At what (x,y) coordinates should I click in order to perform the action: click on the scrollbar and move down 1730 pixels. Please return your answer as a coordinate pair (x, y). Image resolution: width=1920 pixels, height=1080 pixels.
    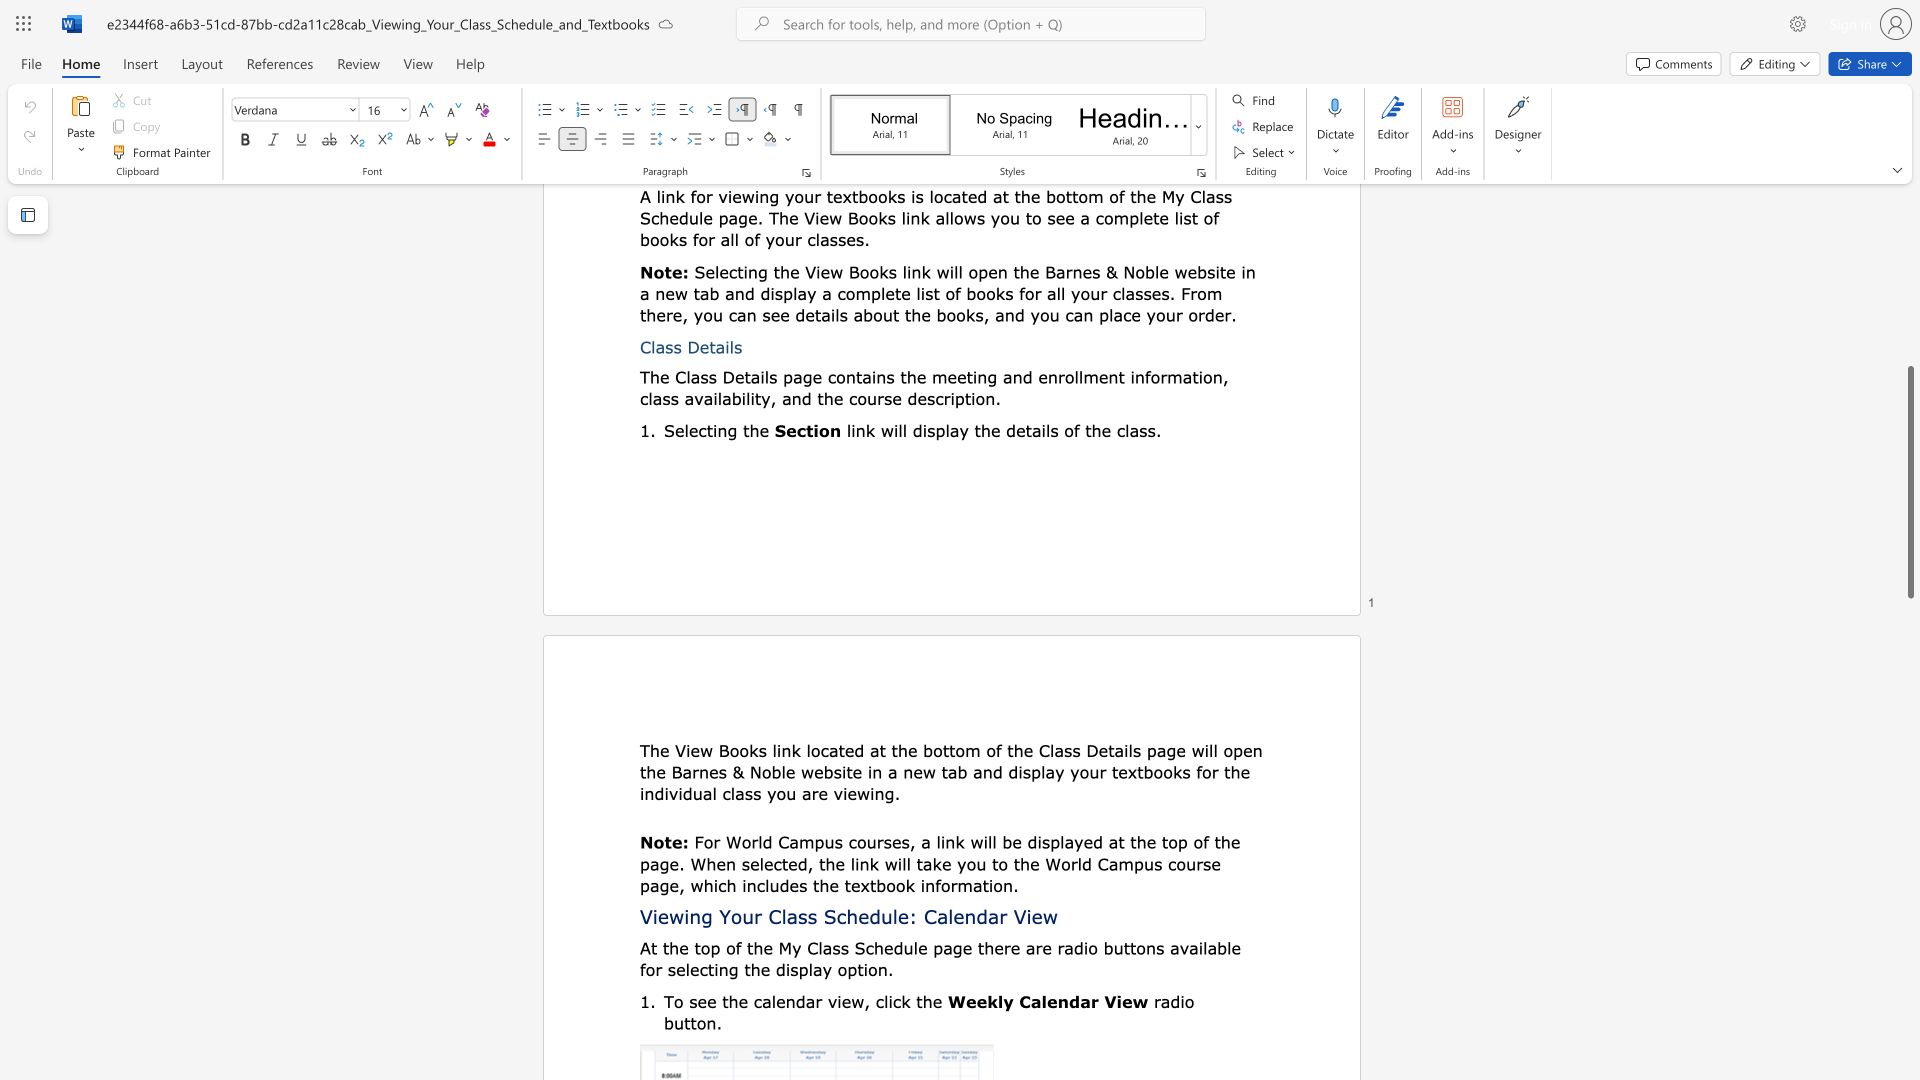
    Looking at the image, I should click on (1909, 482).